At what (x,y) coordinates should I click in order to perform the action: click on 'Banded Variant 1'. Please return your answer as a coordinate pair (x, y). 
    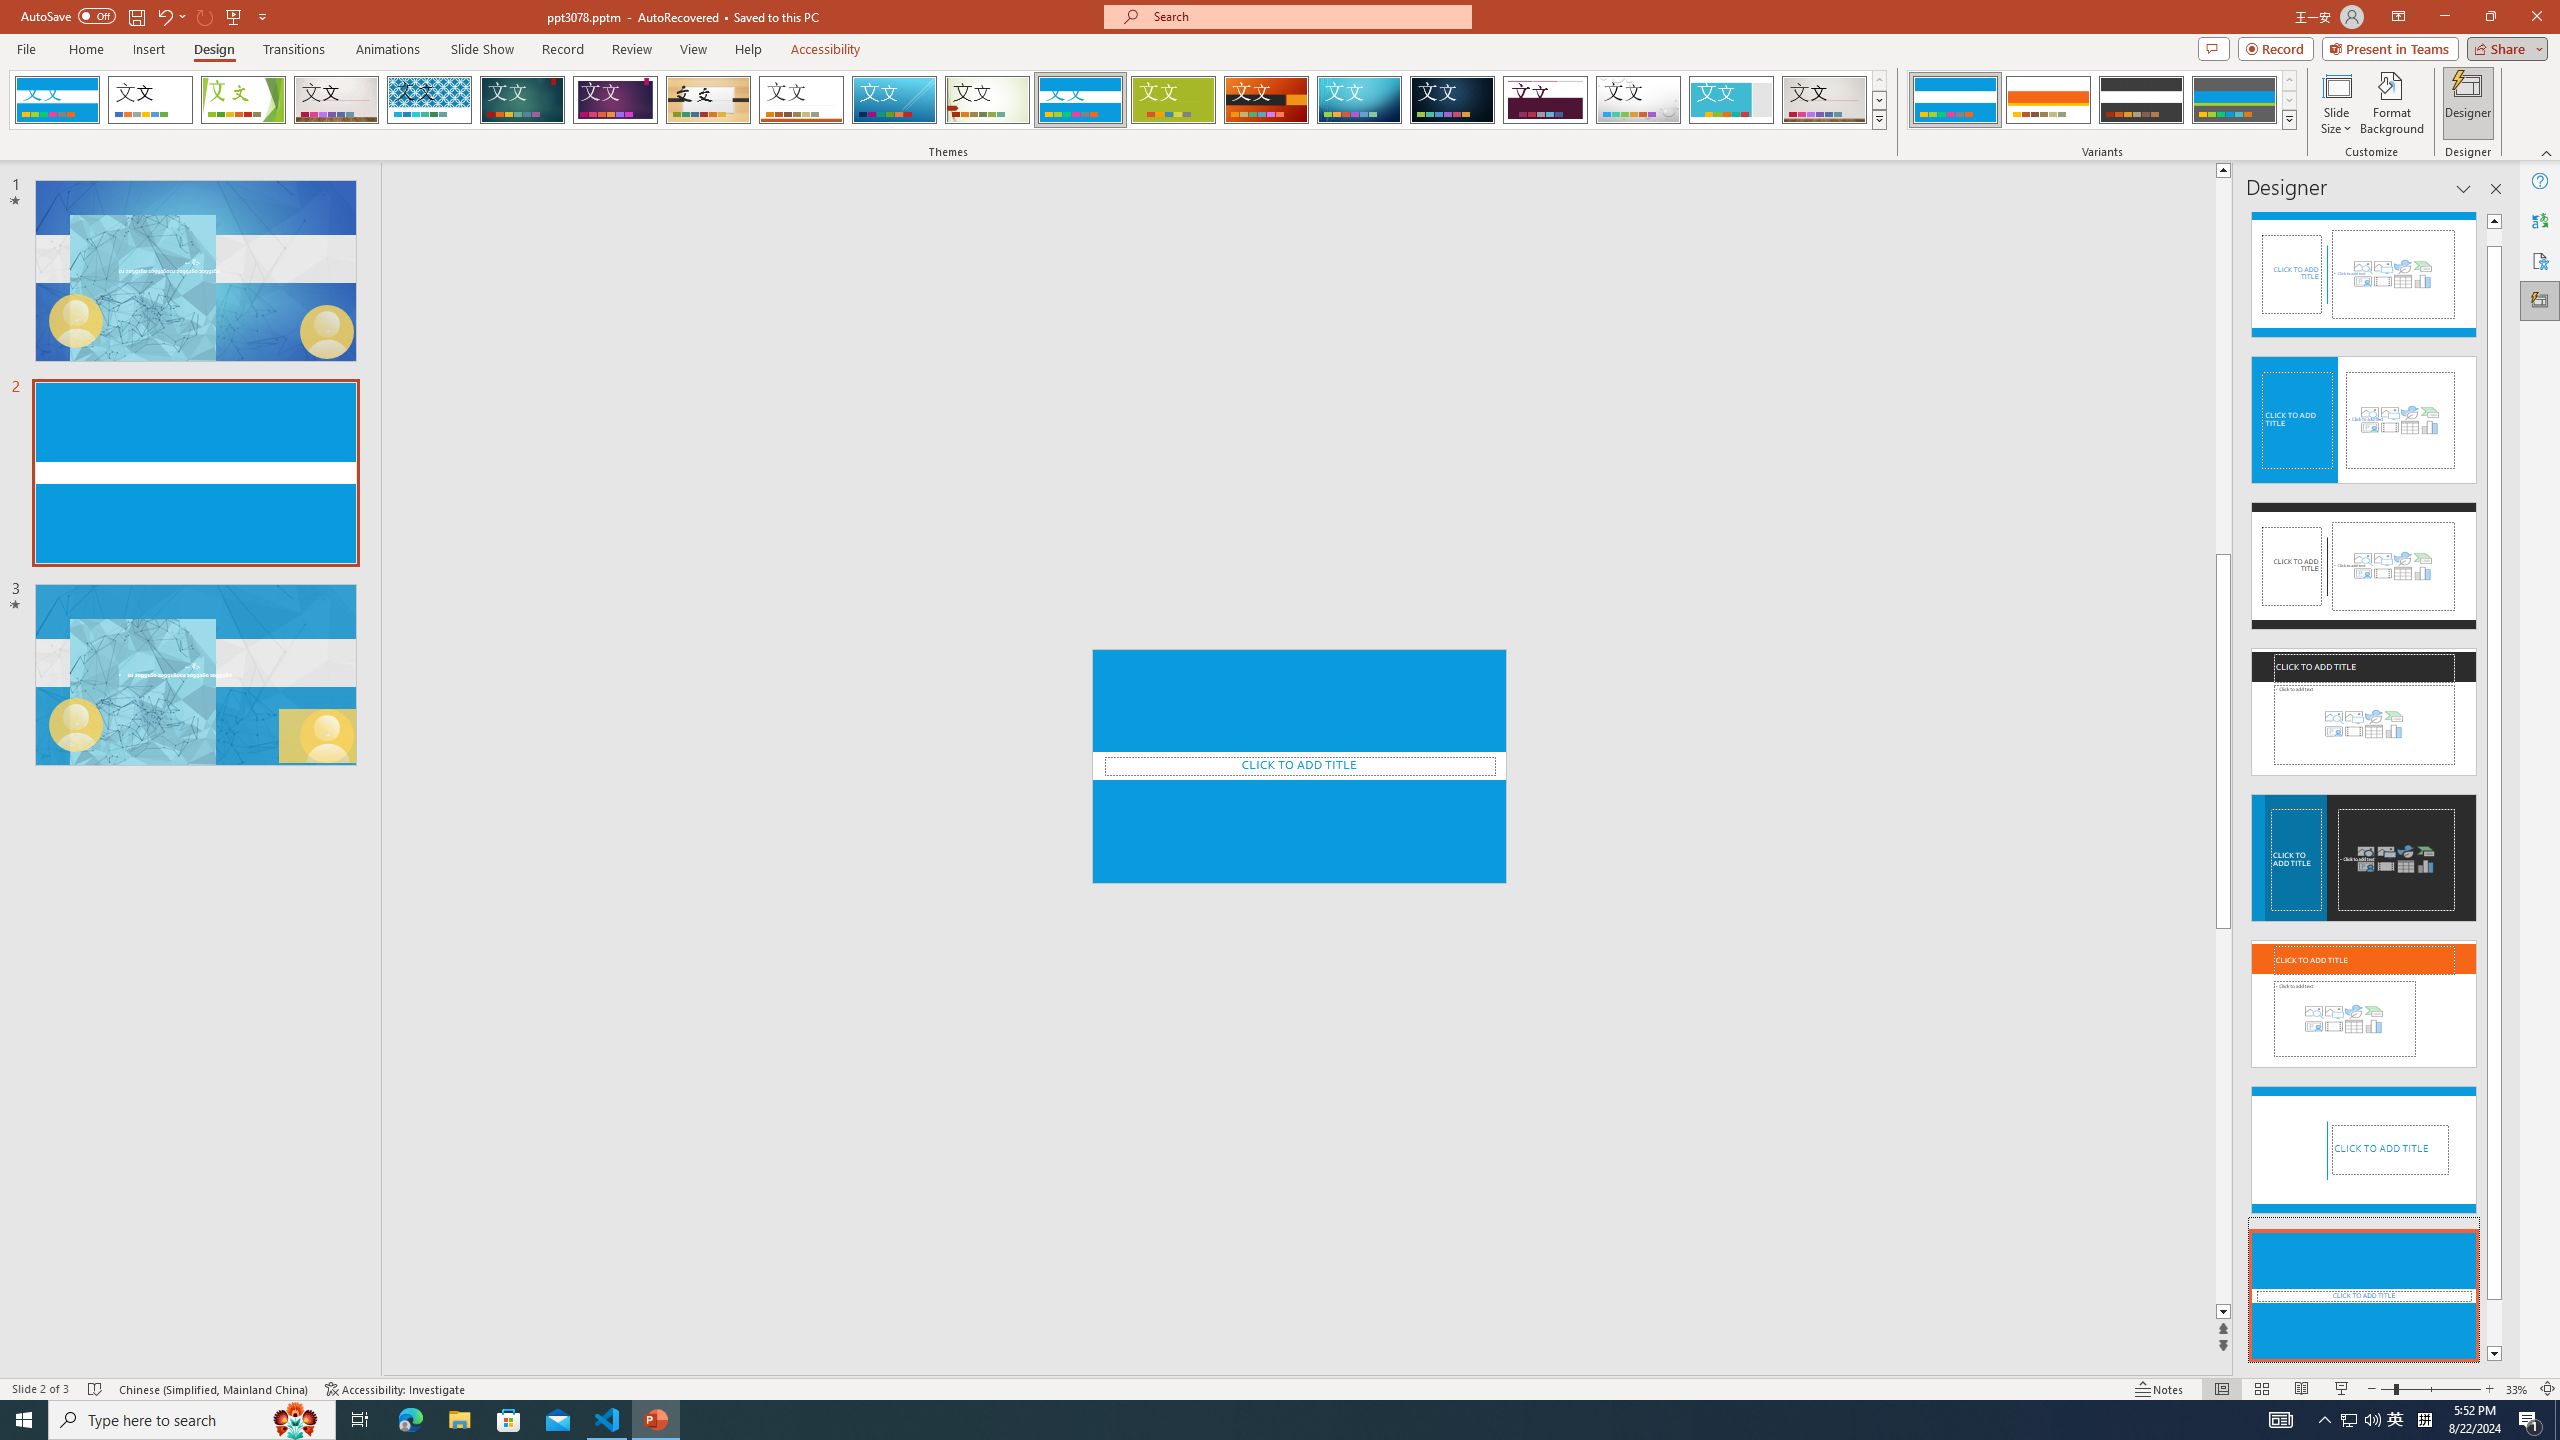
    Looking at the image, I should click on (1954, 99).